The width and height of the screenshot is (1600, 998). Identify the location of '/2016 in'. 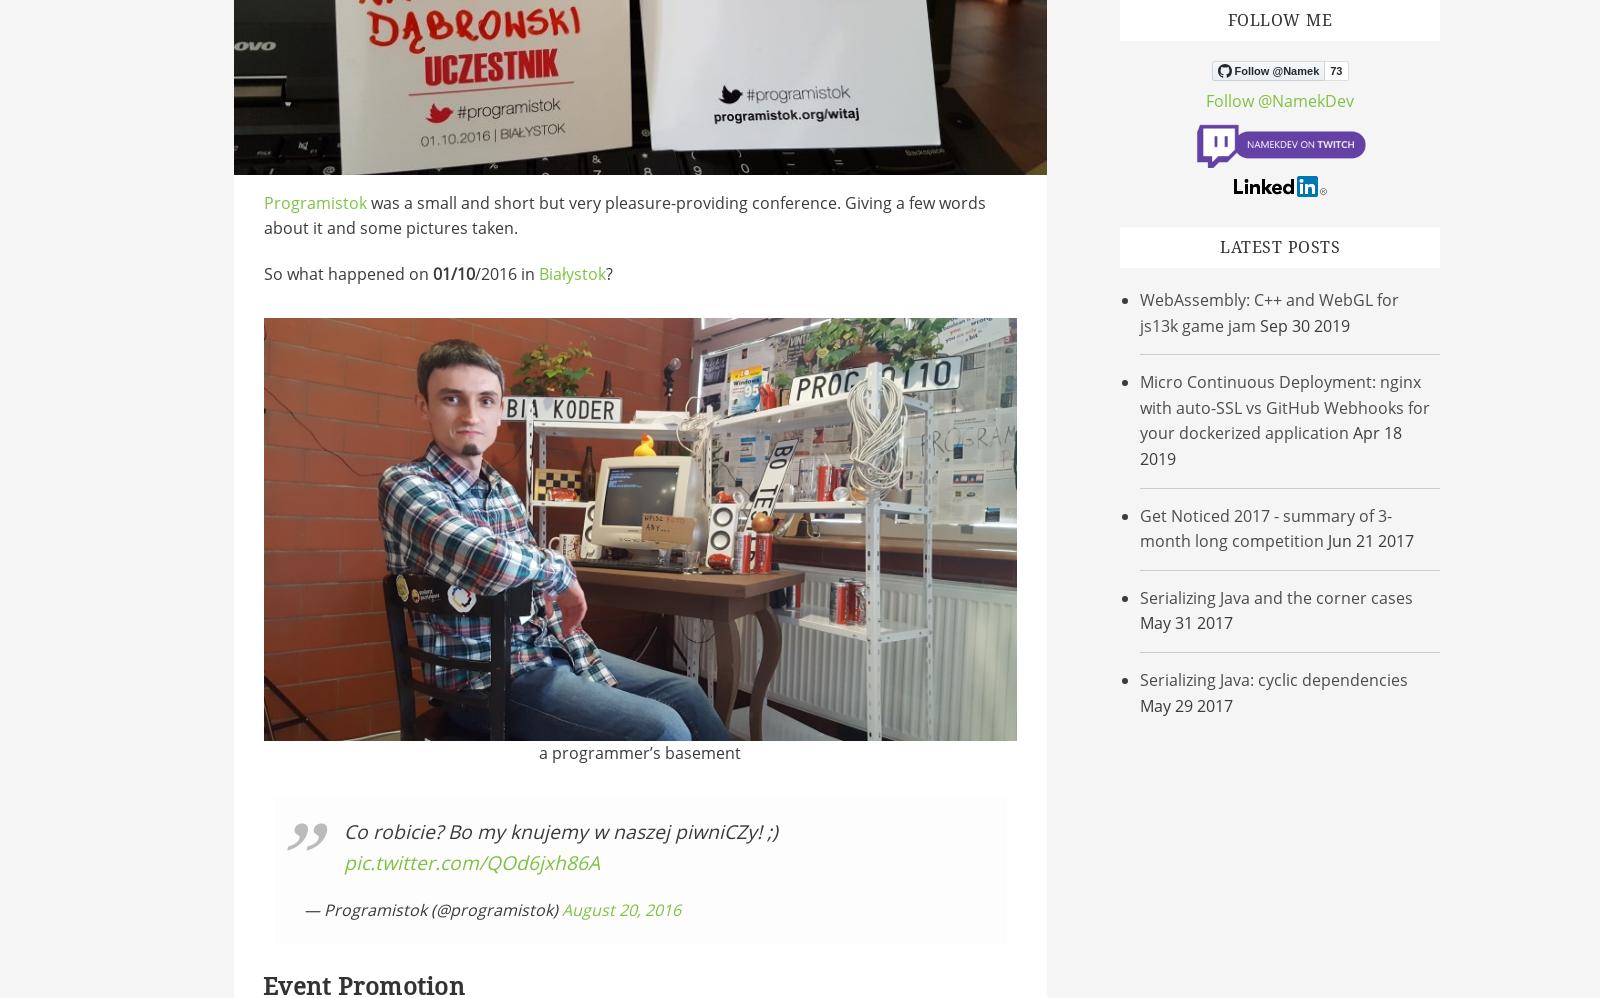
(505, 271).